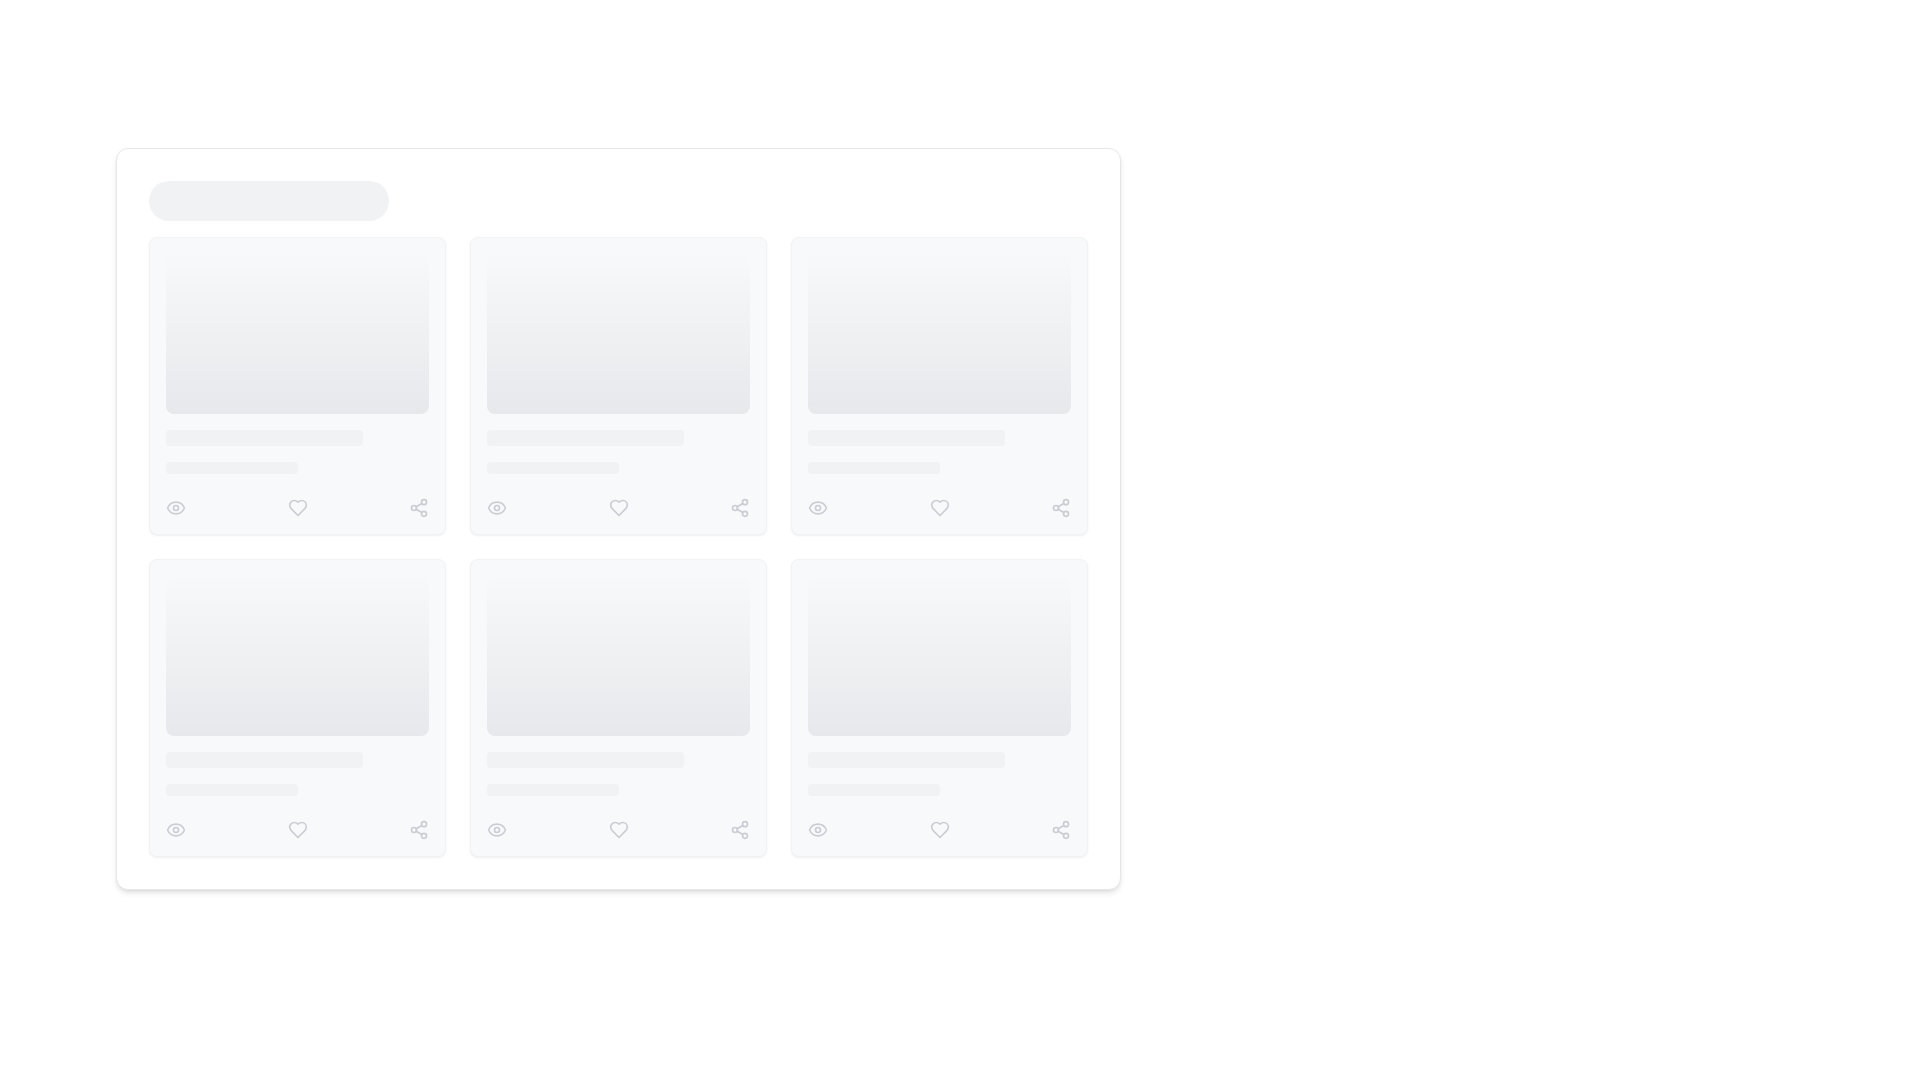  What do you see at coordinates (552, 467) in the screenshot?
I see `the progress bar placeholder located in the middle-right column of the layout, which serves as a temporary activity indicator while content loads` at bounding box center [552, 467].